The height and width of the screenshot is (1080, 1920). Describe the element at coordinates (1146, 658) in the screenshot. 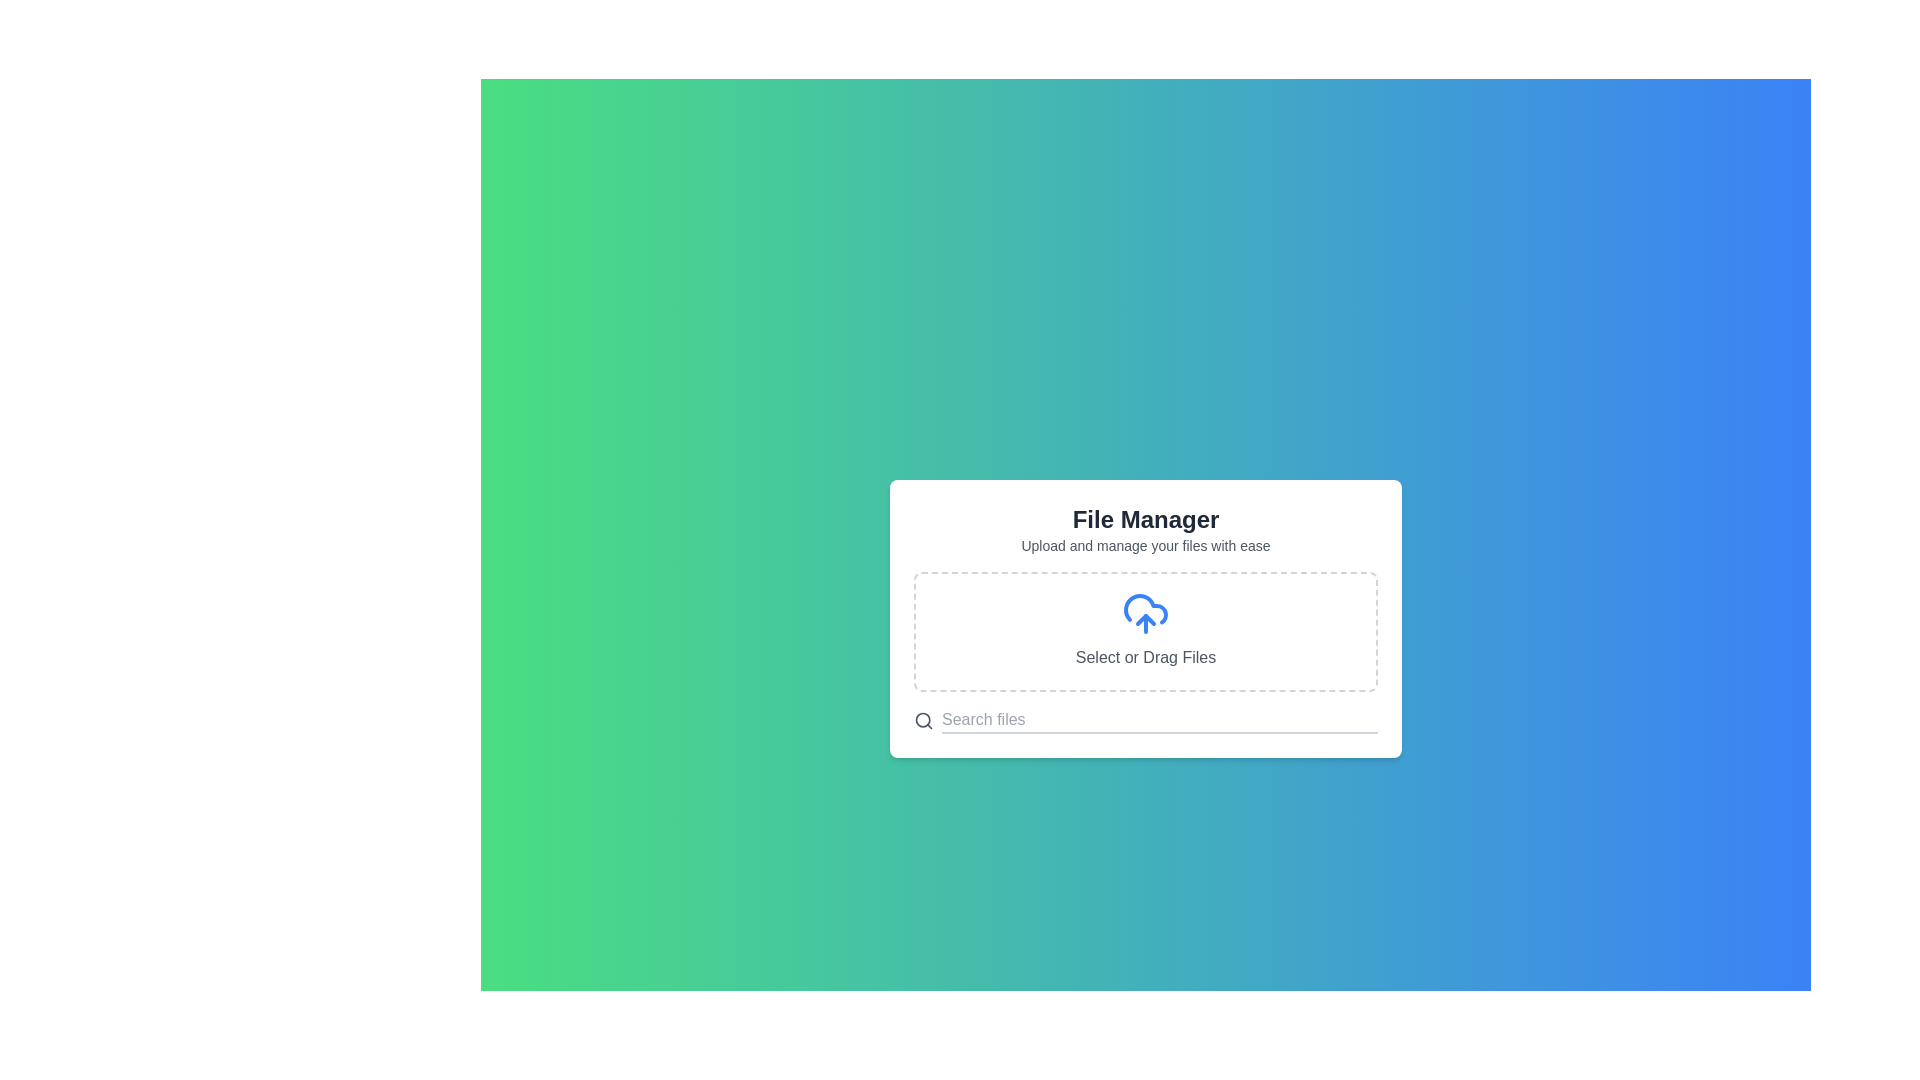

I see `the text label that indicates file upload actions, located below the cloud upload icon in the File Manager section` at that location.